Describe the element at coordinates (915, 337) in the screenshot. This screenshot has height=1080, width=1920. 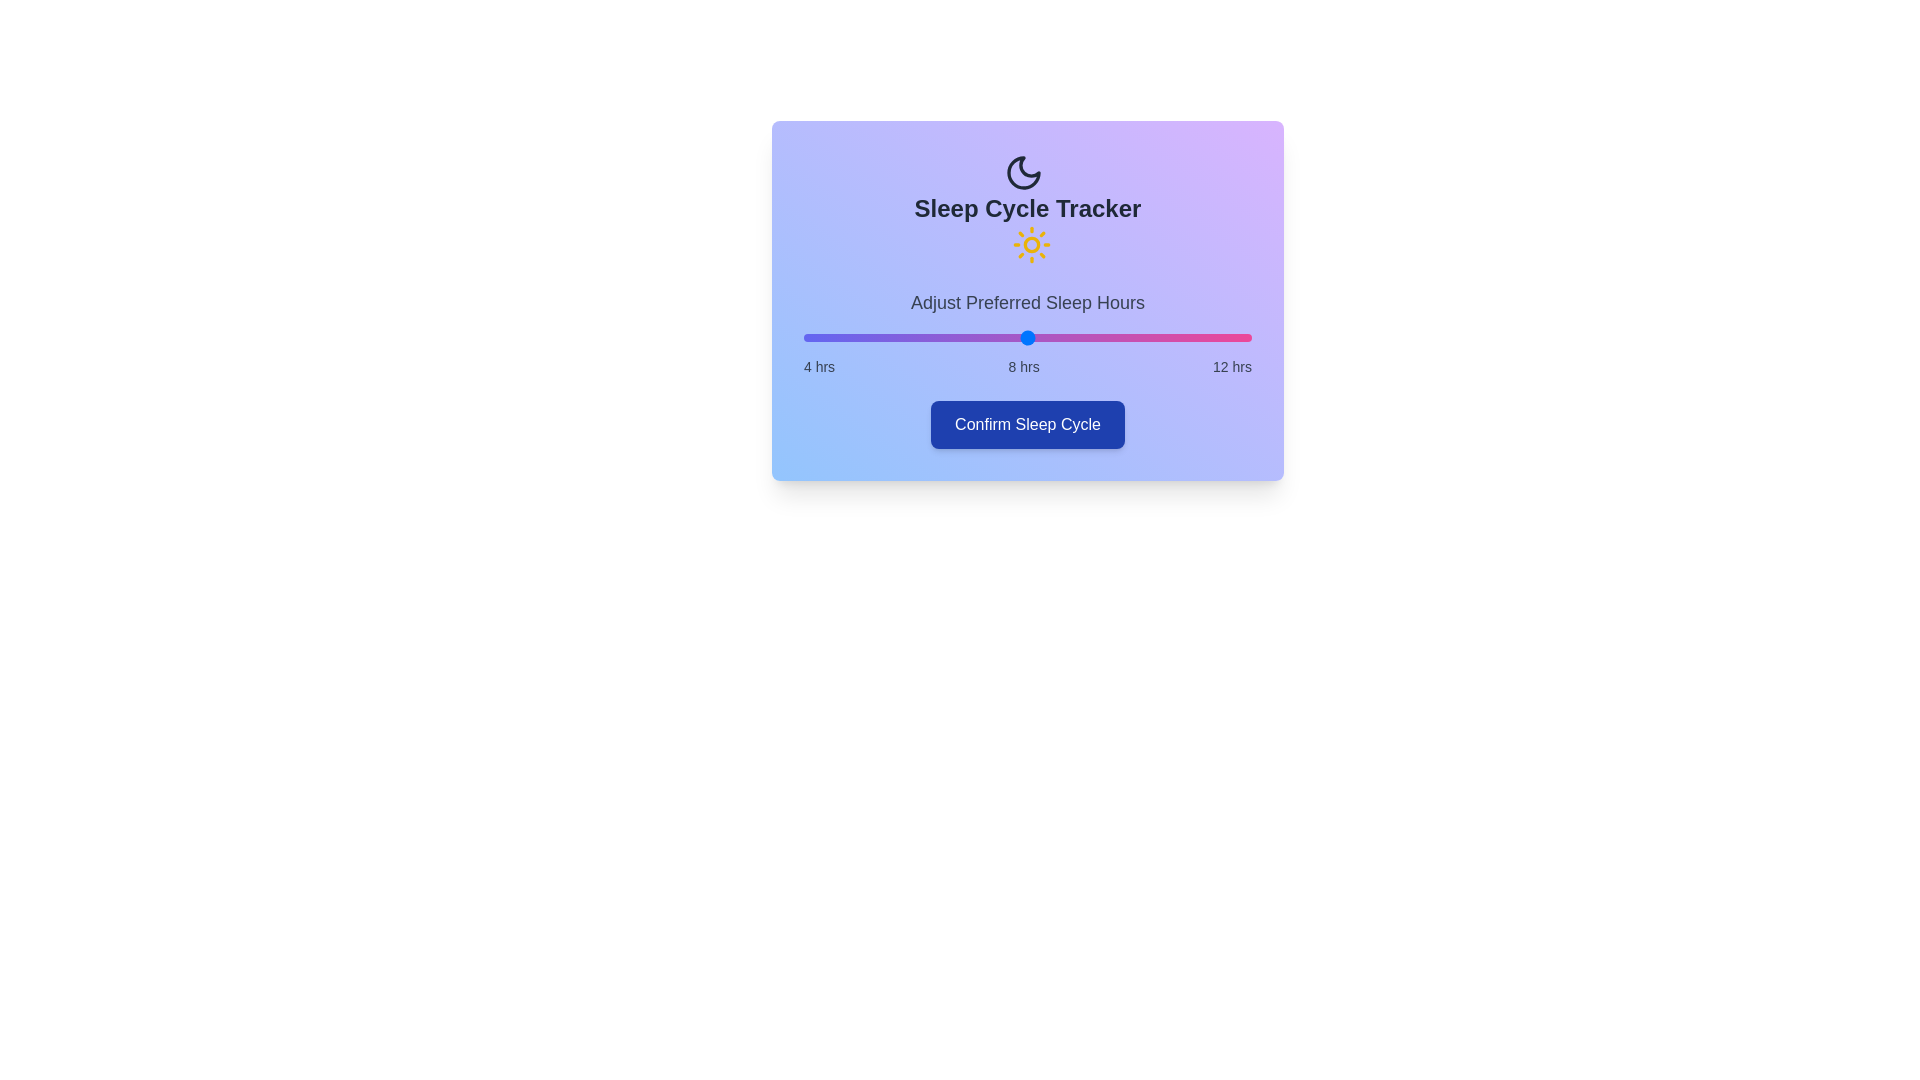
I see `the sleep hours slider to 6 hours` at that location.